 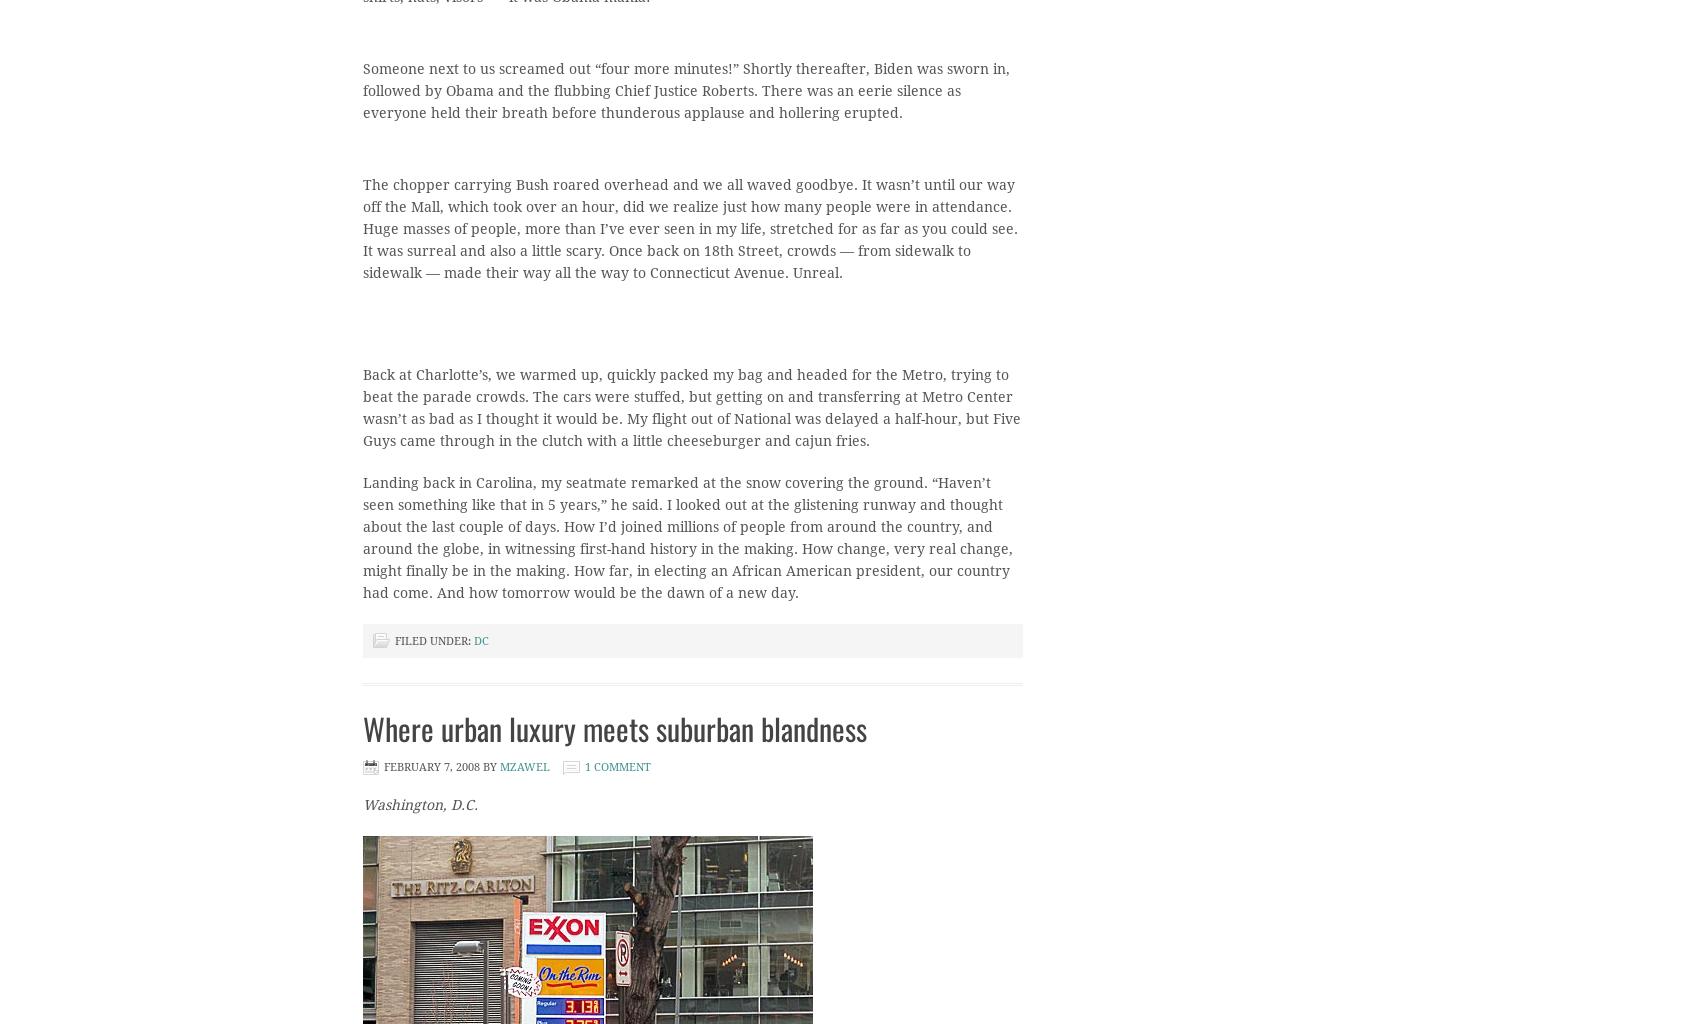 What do you see at coordinates (685, 91) in the screenshot?
I see `'Someone next to us screamed out “four more minutes!” Shortly thereafter, Biden was sworn in, followed by Obama and the flubbing Chief Justice Roberts. There was an eerie silence as everyone held their breath before thunderous applause and hollering erupted.'` at bounding box center [685, 91].